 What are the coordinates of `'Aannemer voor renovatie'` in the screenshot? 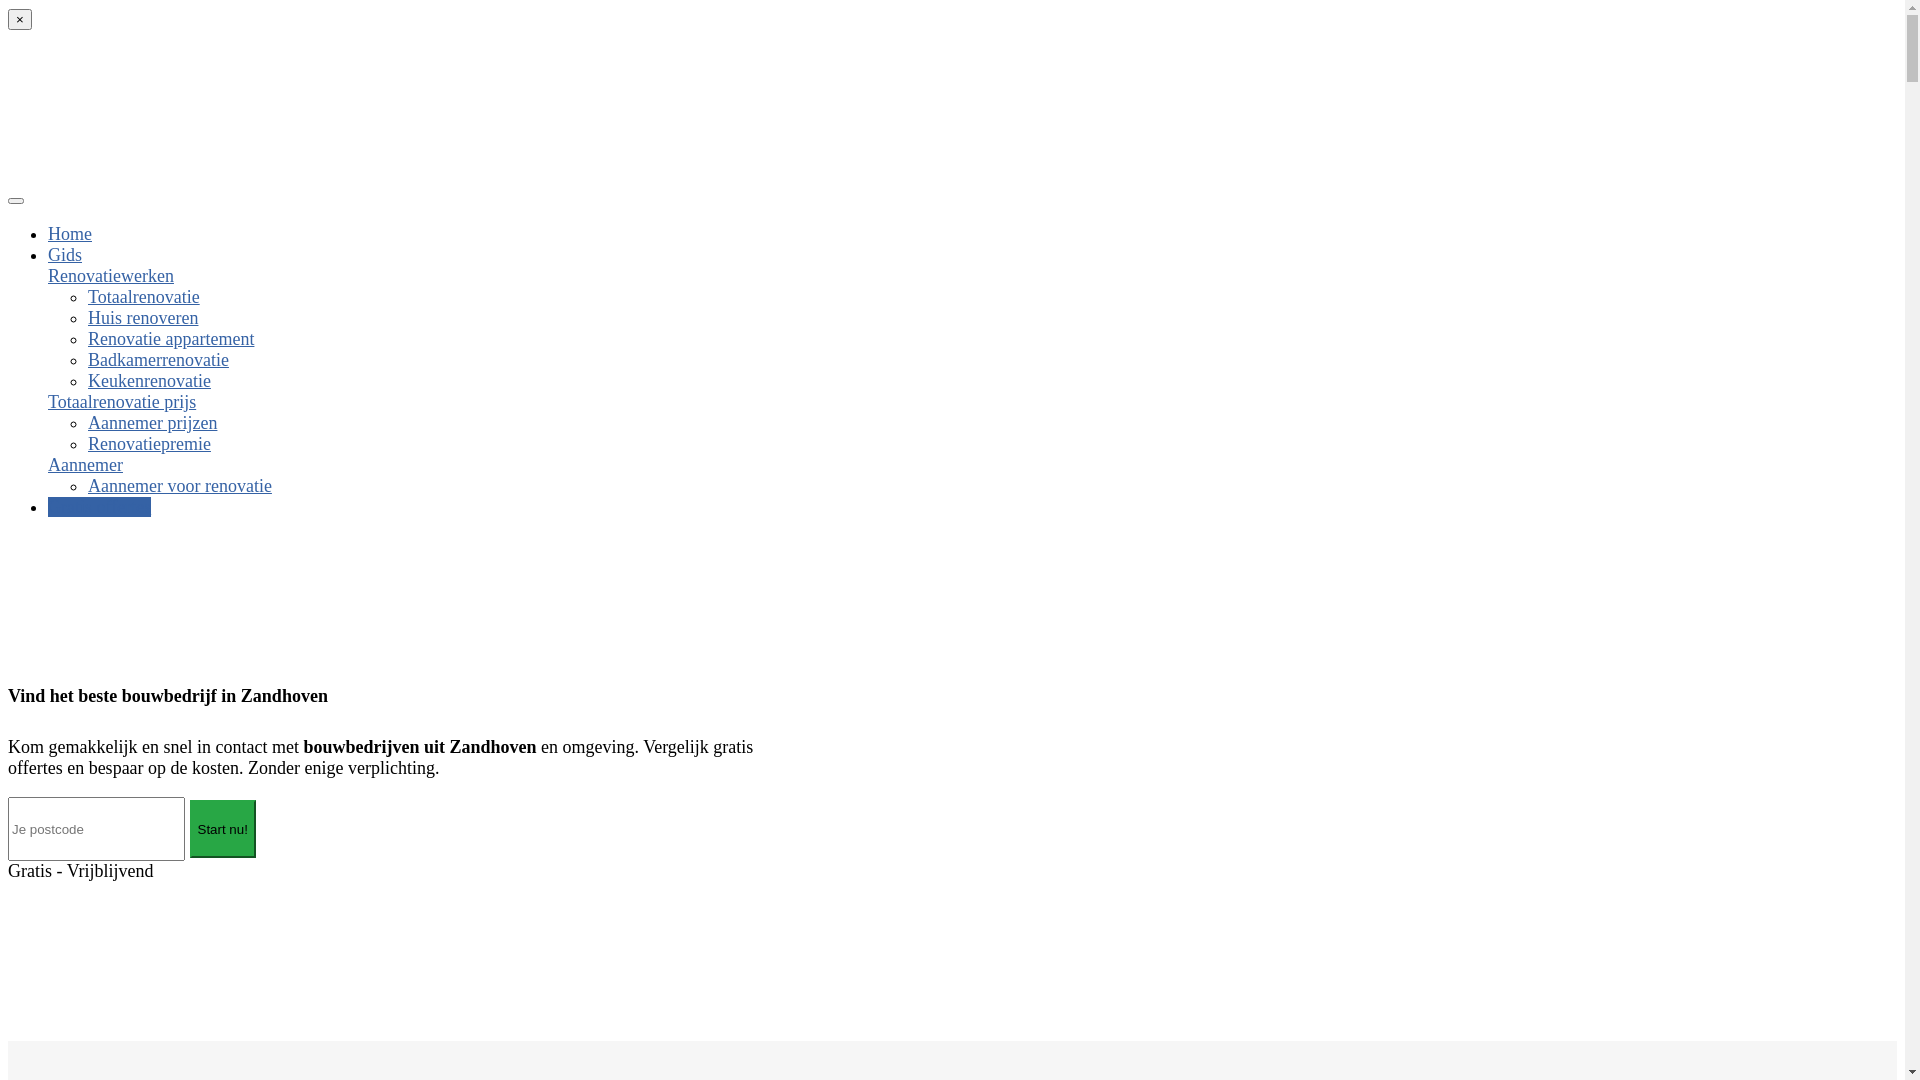 It's located at (180, 486).